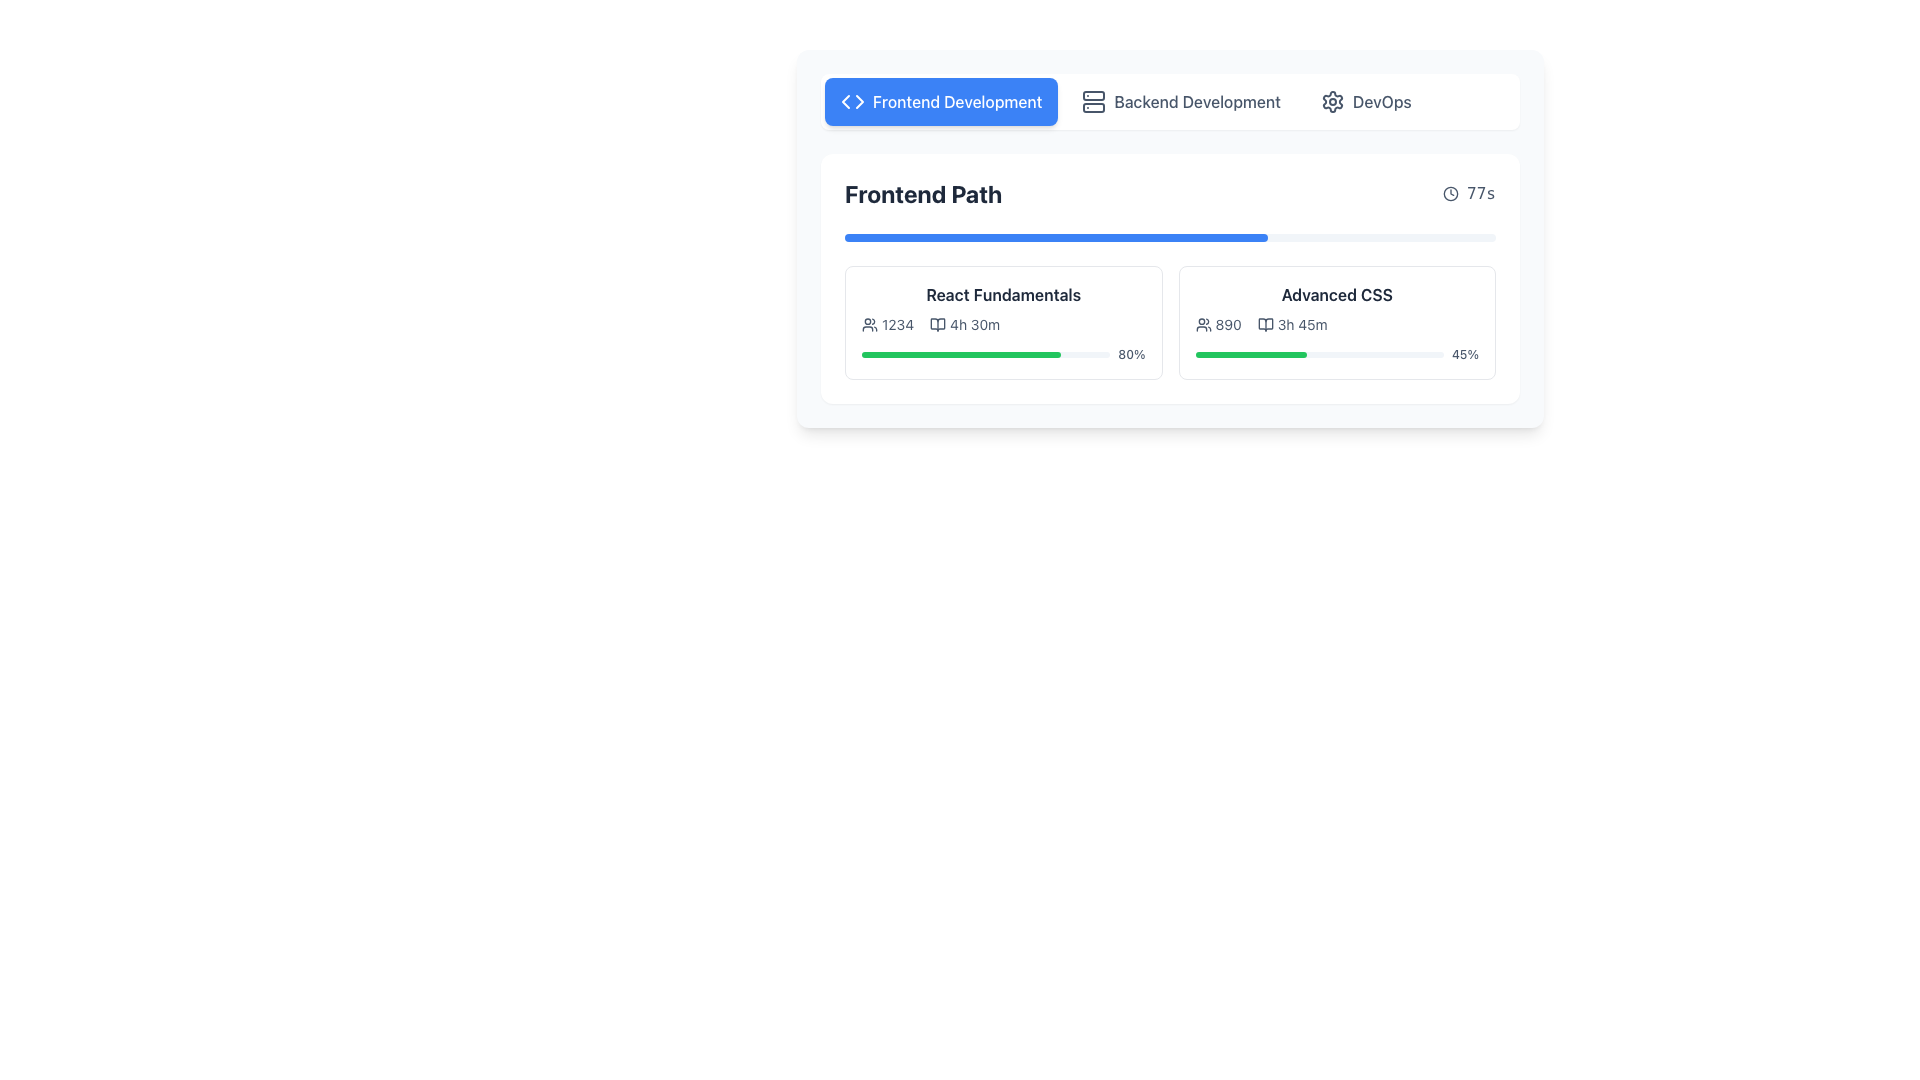 The height and width of the screenshot is (1080, 1920). What do you see at coordinates (1451, 193) in the screenshot?
I see `the clock icon located on the right side of the interface, positioned above two progress indicators and adjacent to the numeric text '48s'` at bounding box center [1451, 193].